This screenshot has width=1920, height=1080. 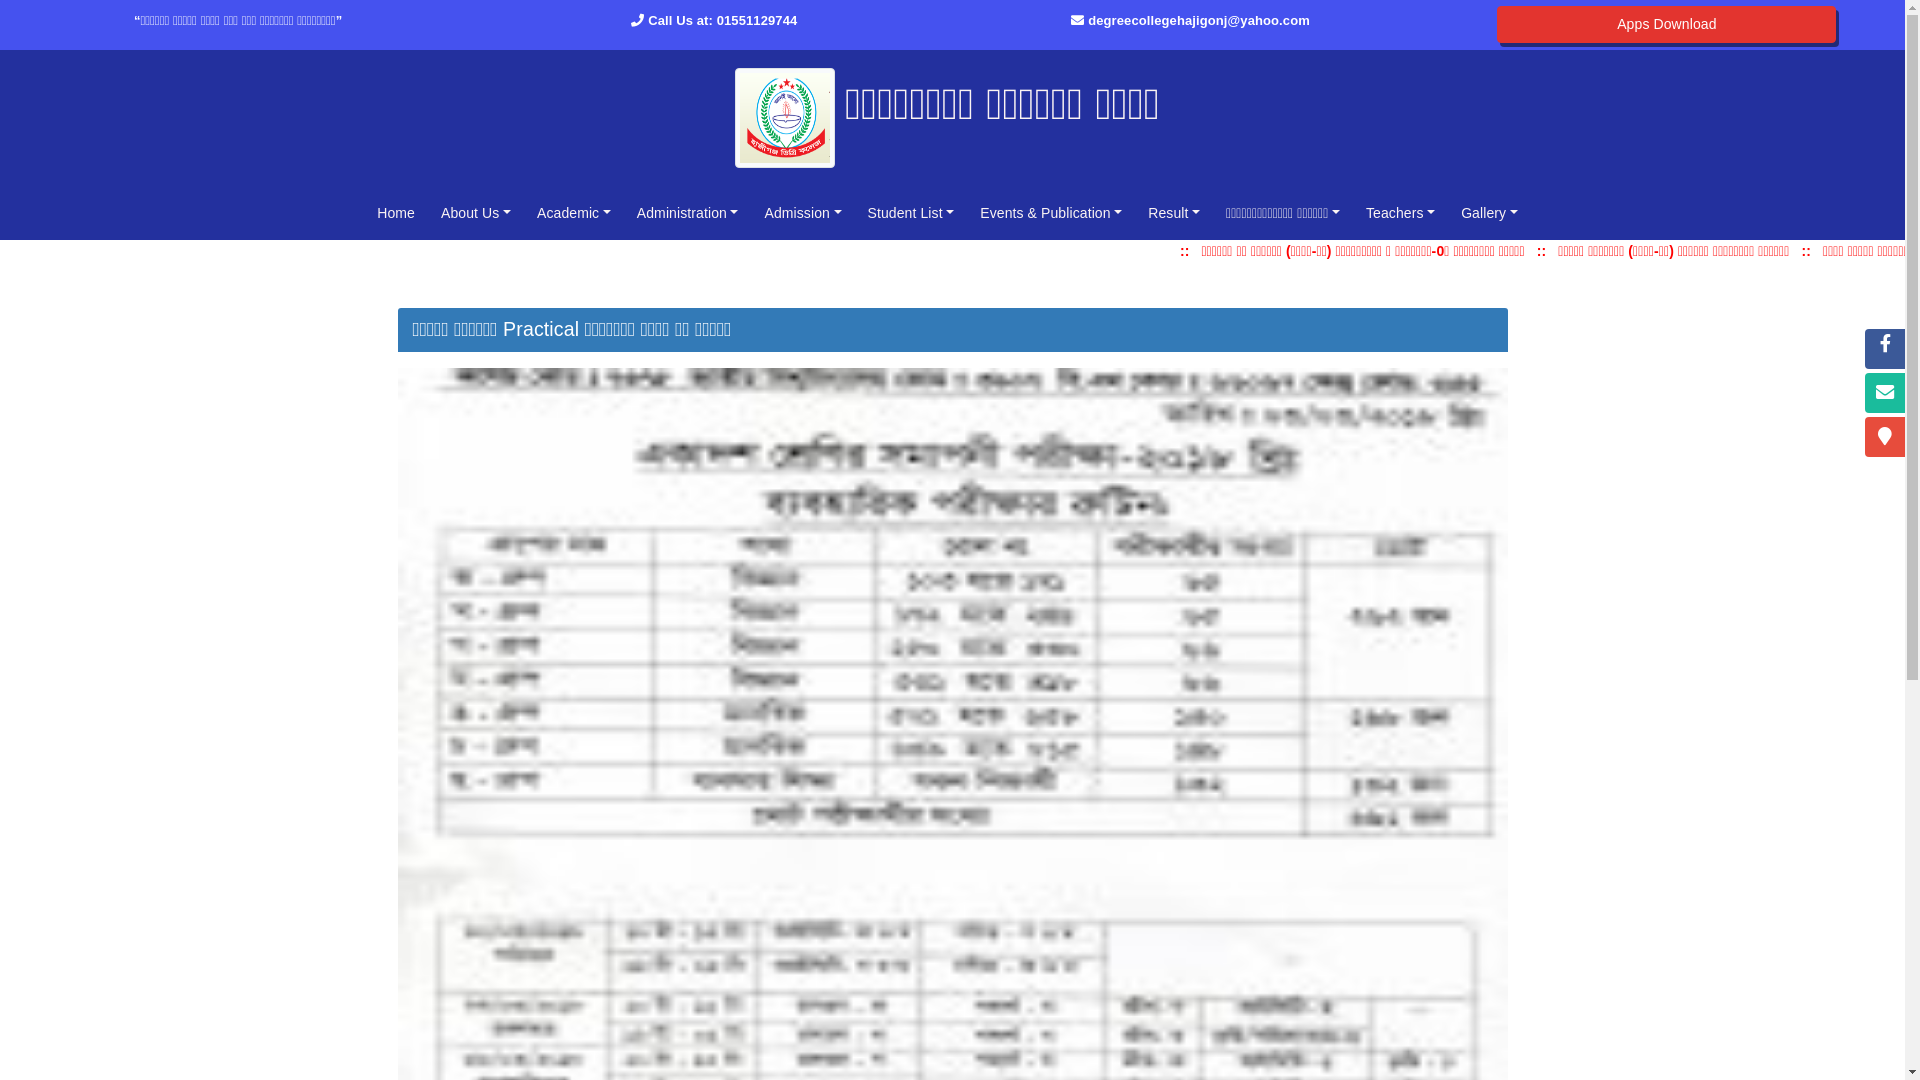 I want to click on 'Result', so click(x=1174, y=212).